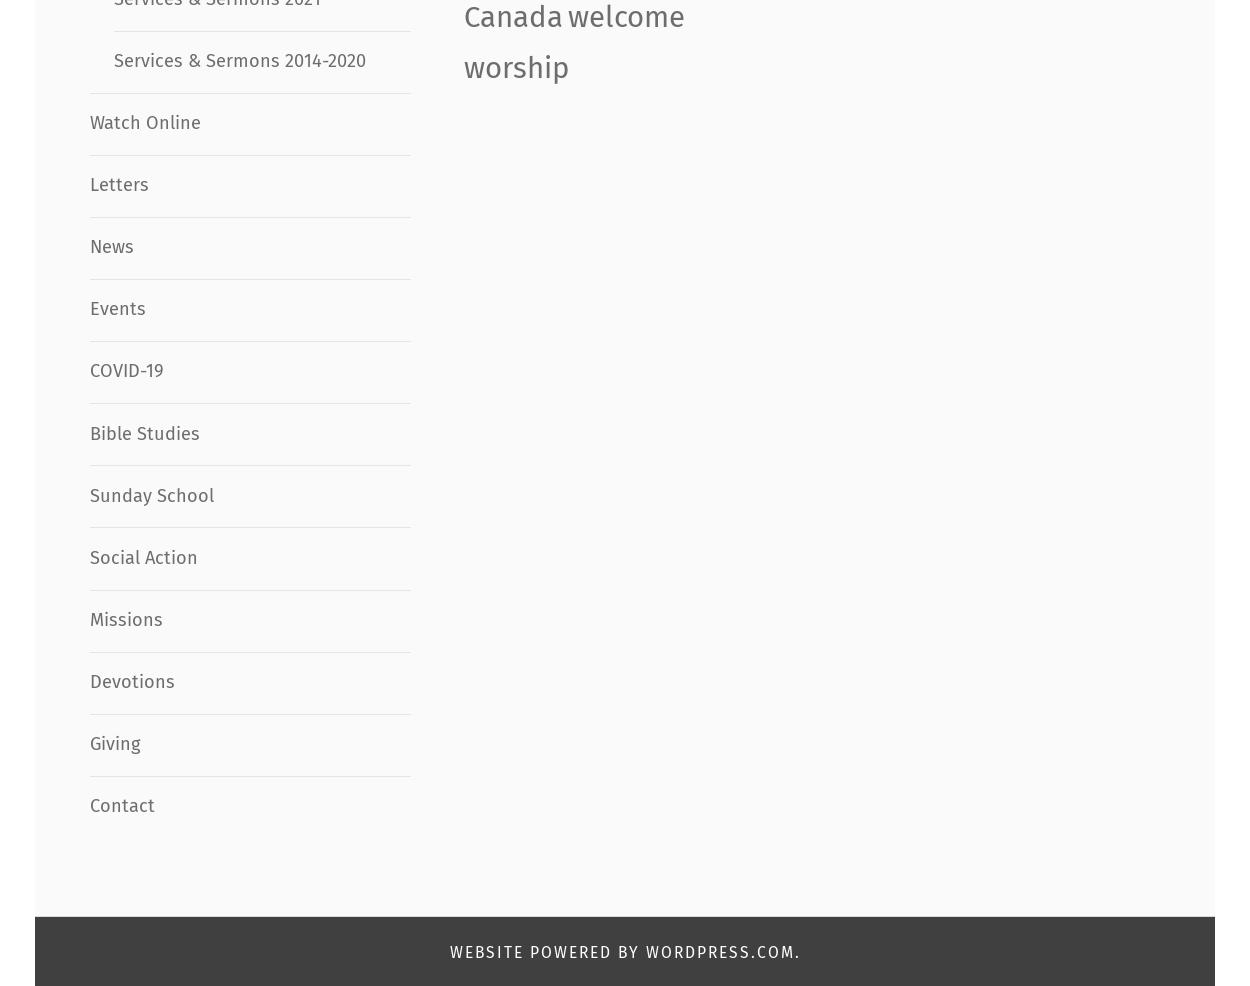  I want to click on 'Website Powered by WordPress.com', so click(448, 951).